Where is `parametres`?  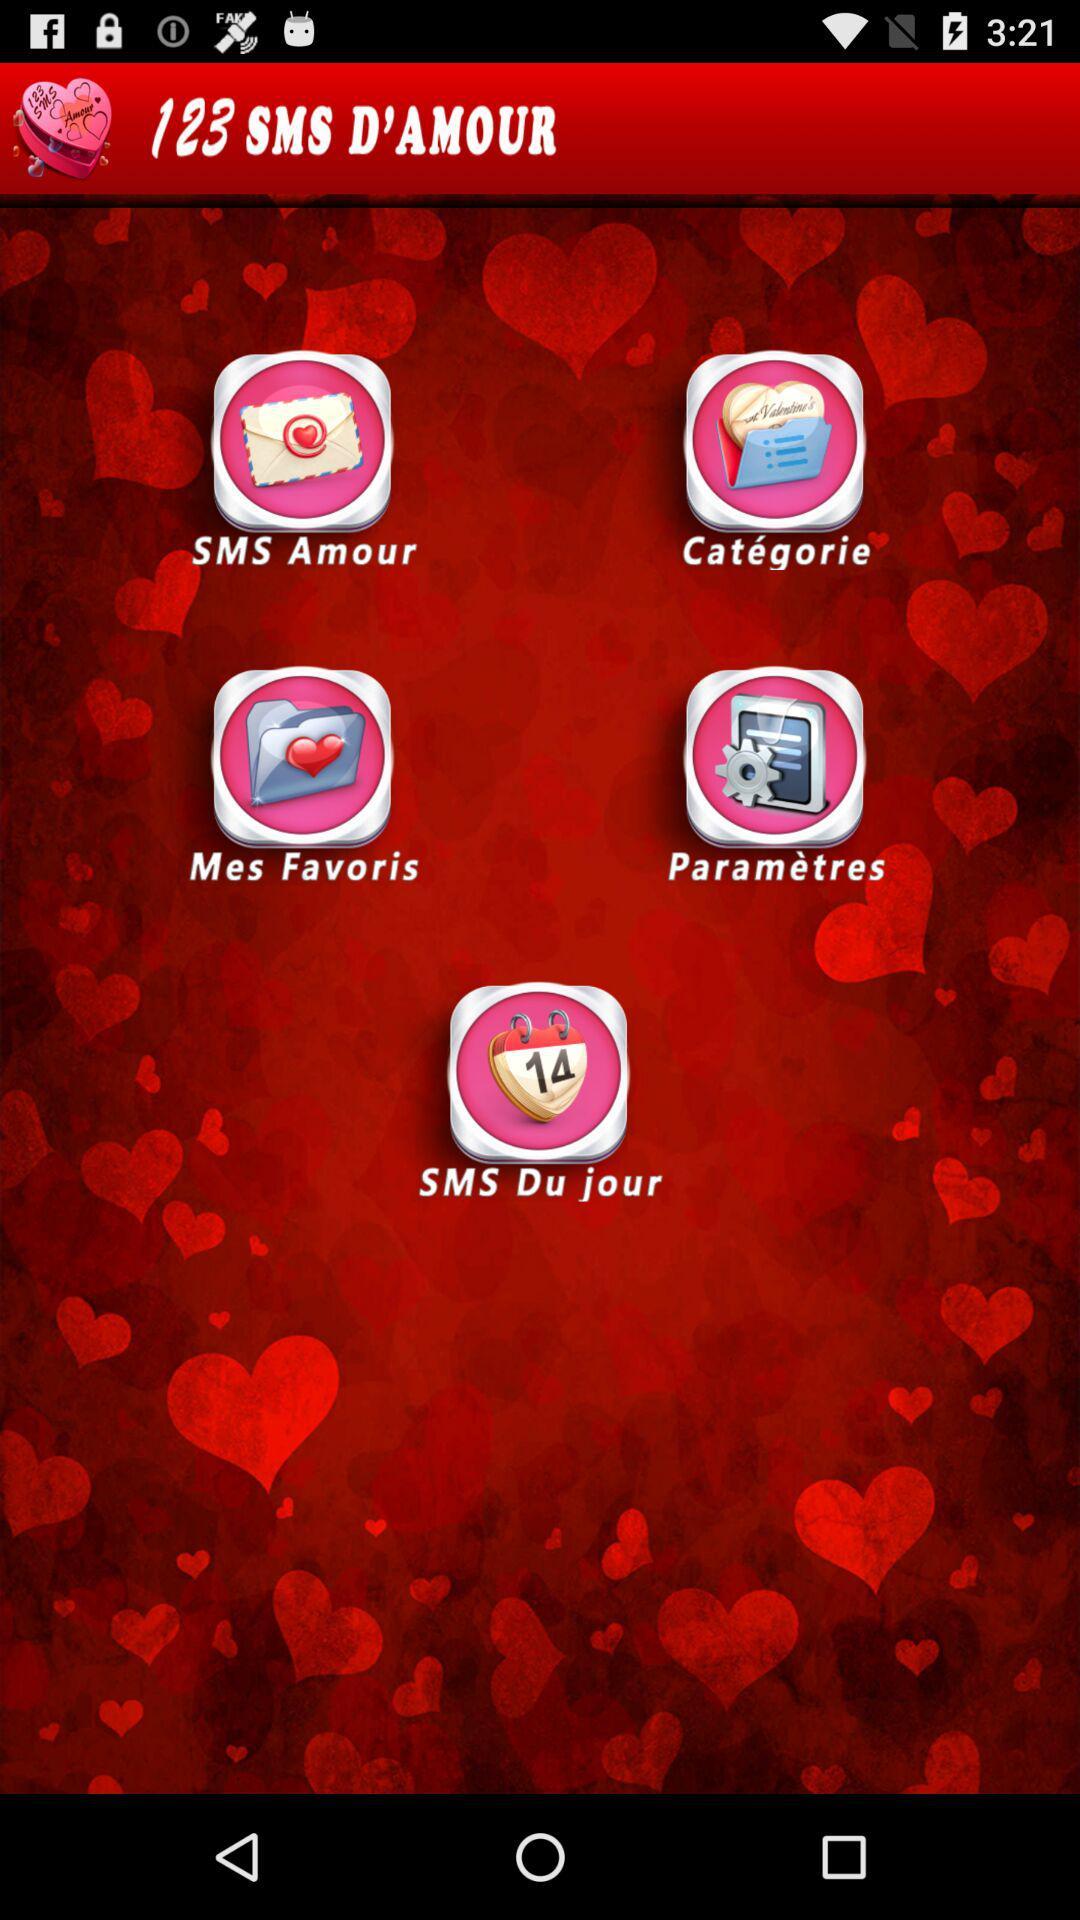 parametres is located at coordinates (774, 772).